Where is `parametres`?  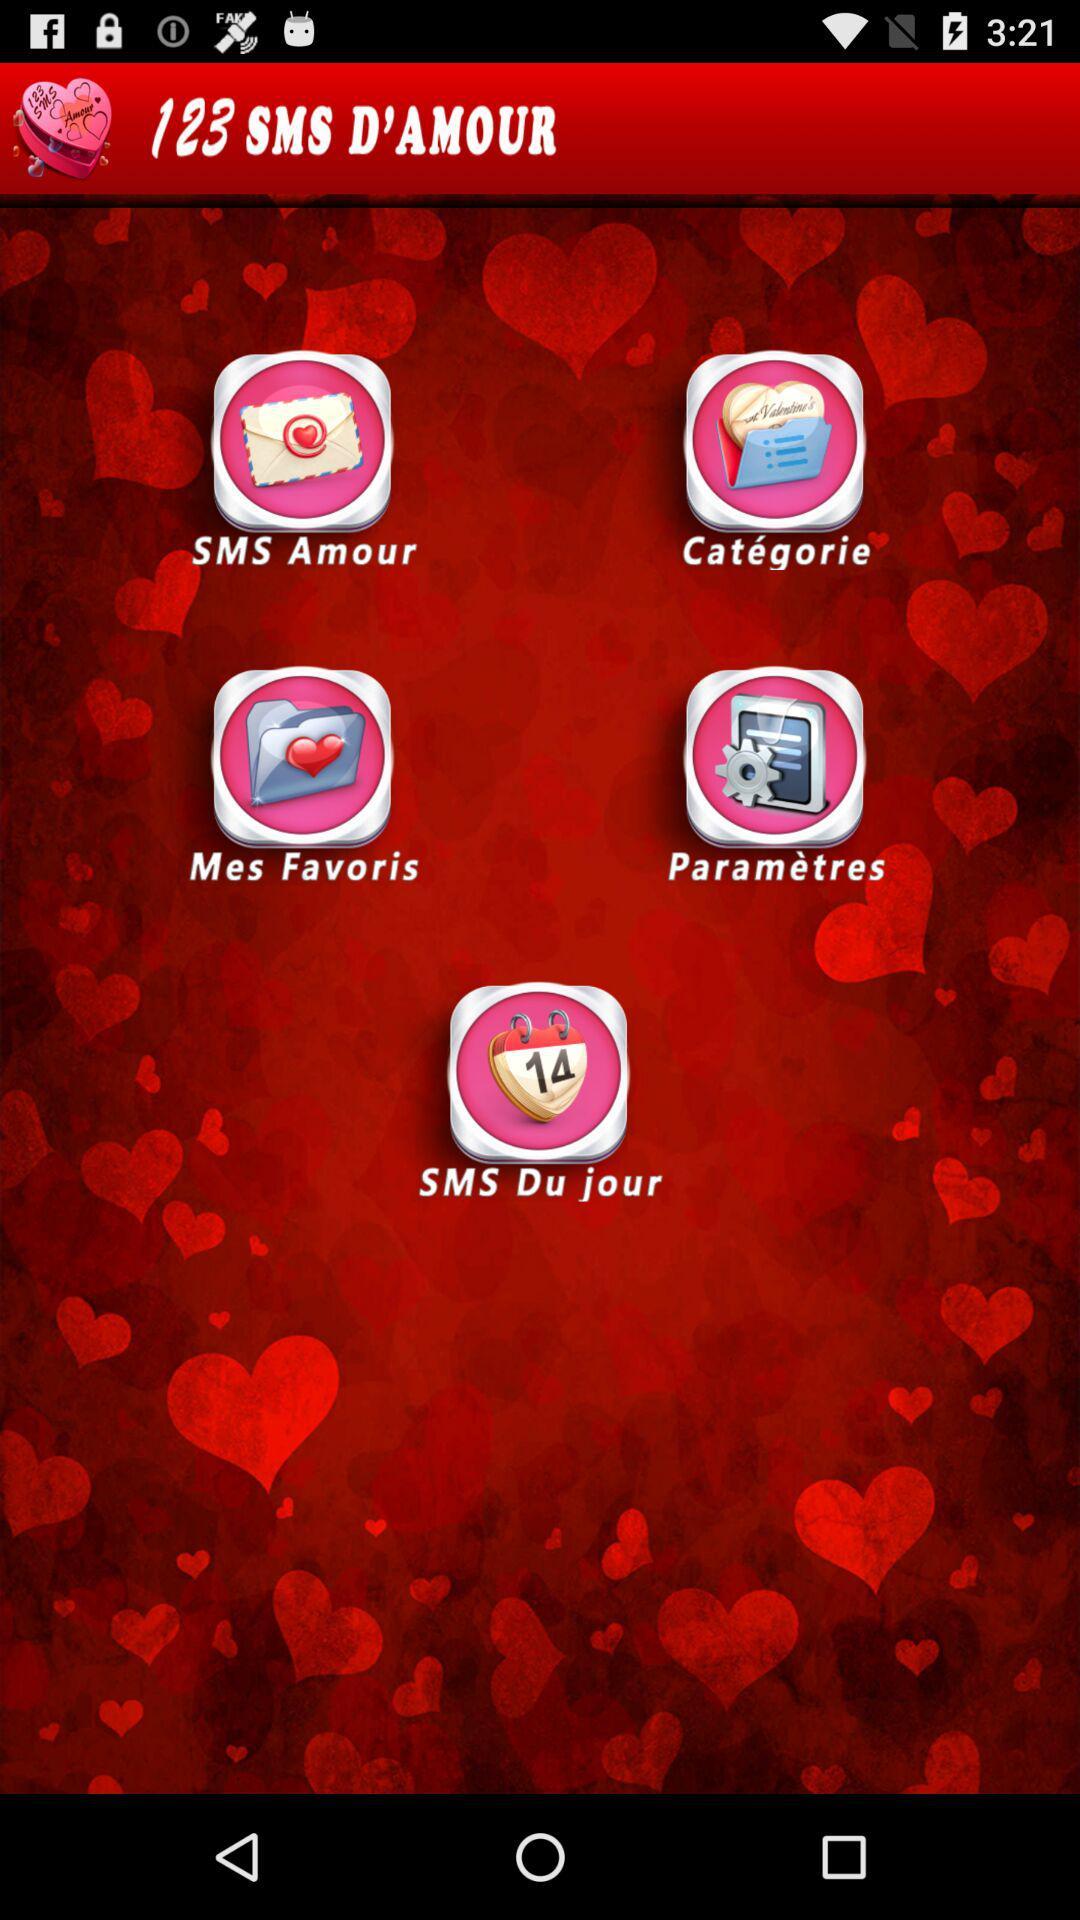 parametres is located at coordinates (774, 772).